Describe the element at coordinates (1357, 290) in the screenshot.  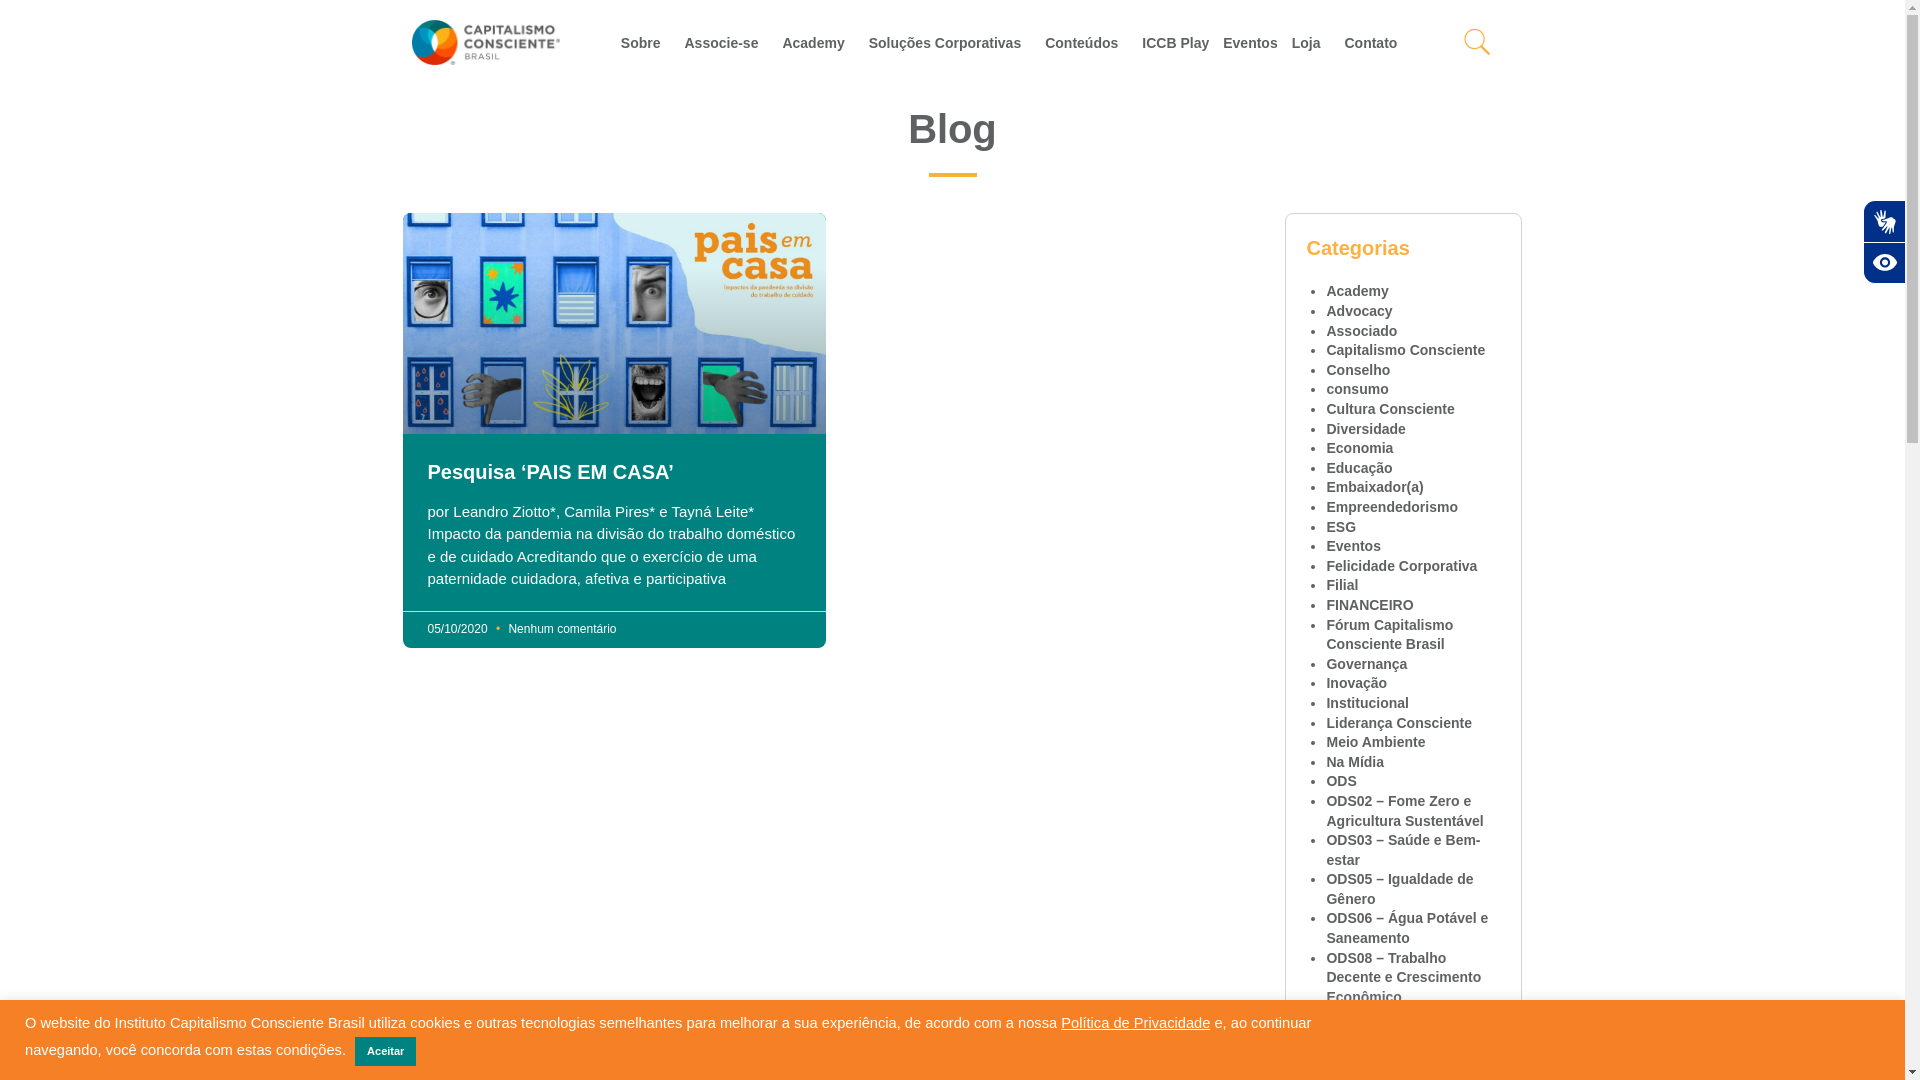
I see `'Academy'` at that location.